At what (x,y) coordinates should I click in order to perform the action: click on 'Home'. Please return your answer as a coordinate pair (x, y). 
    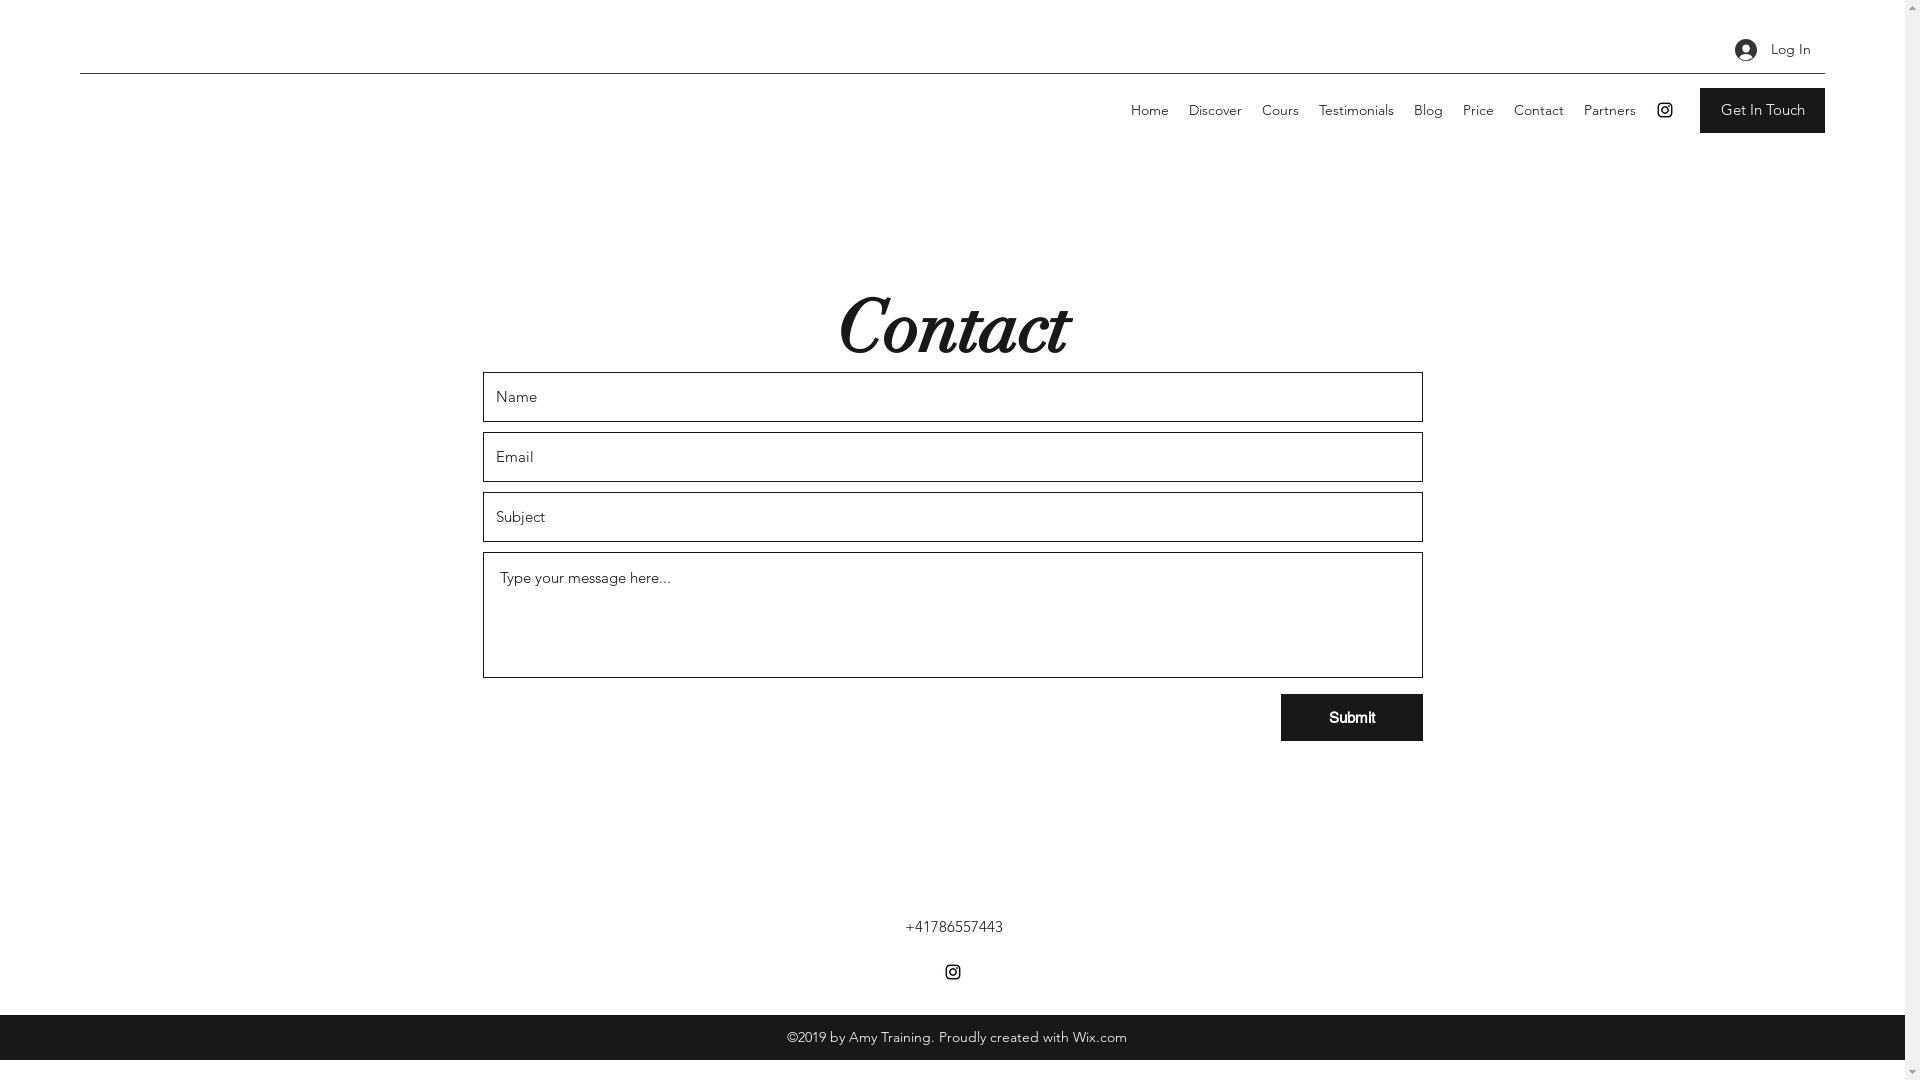
    Looking at the image, I should click on (1150, 110).